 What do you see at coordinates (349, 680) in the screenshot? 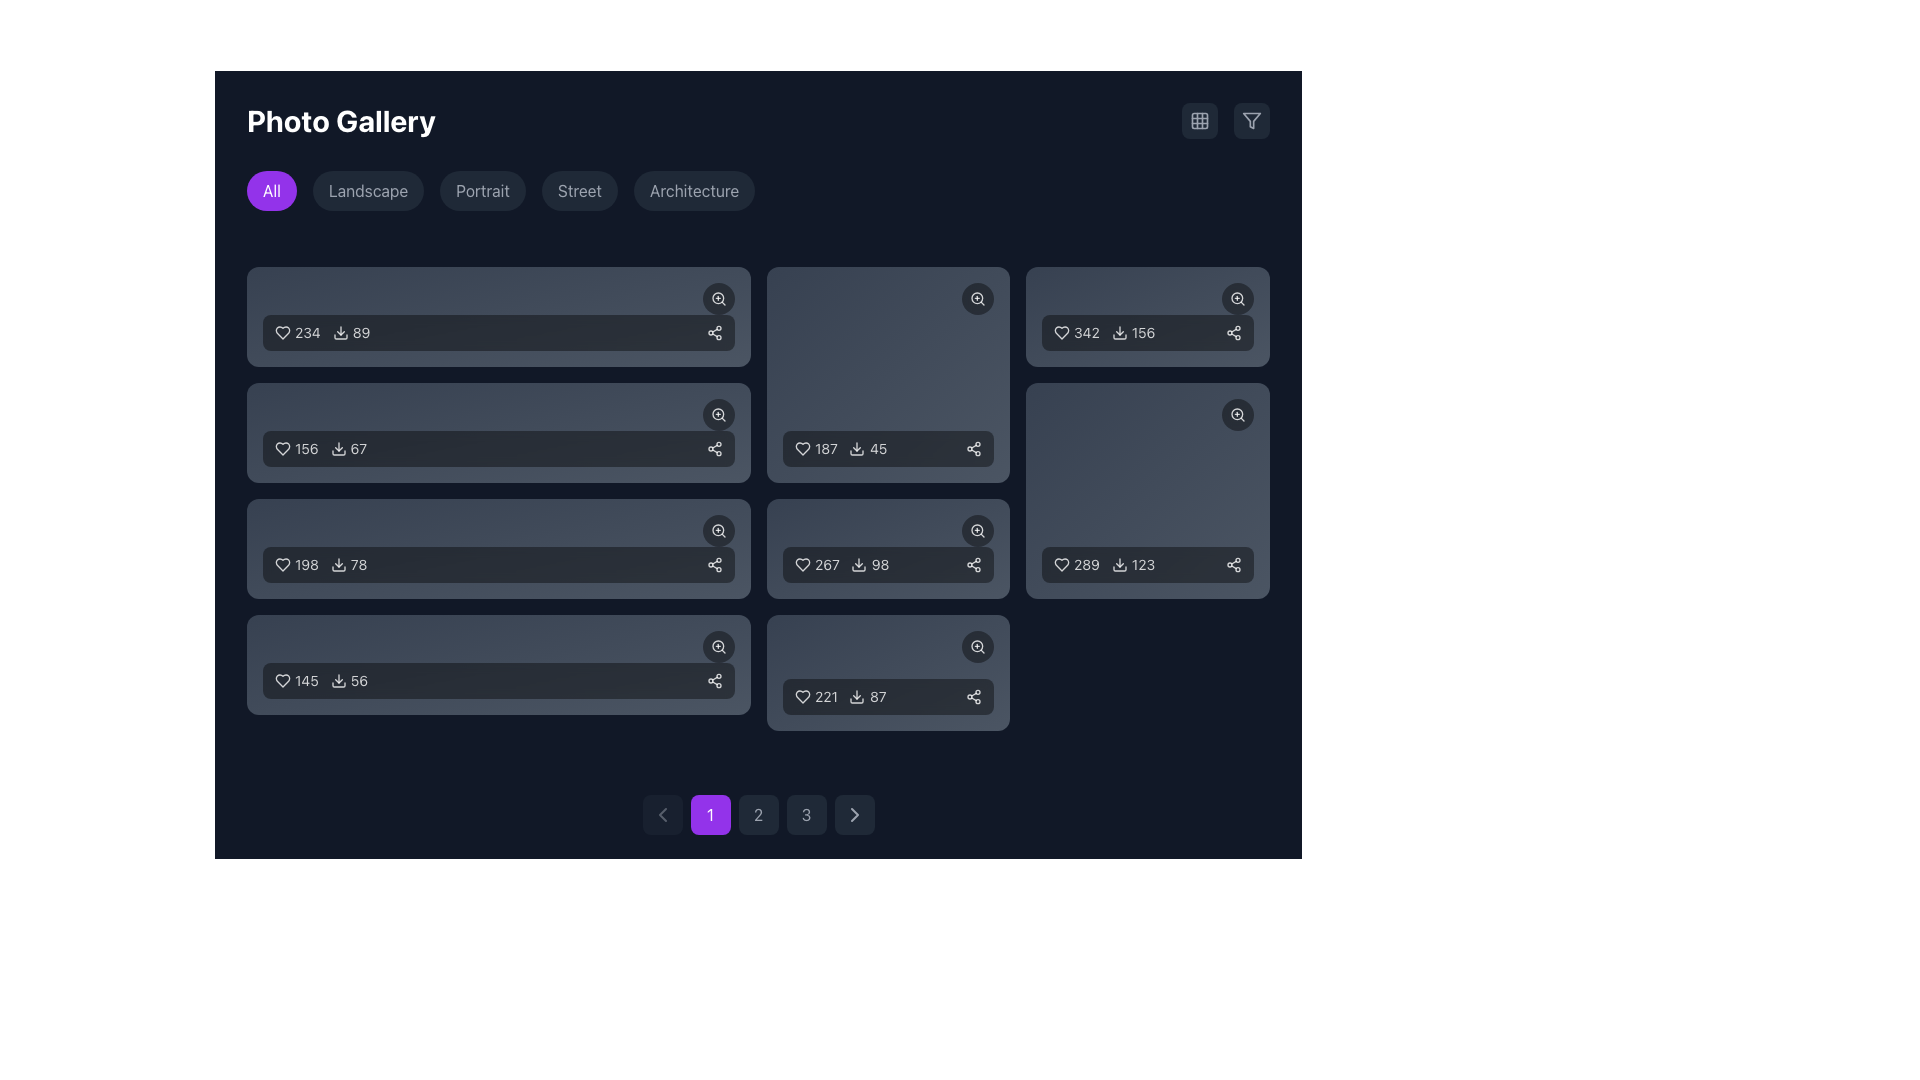
I see `the download icon and numerical value element located in the last row of the content grid, which is represented by a low opacity white color that becomes fully white on hover` at bounding box center [349, 680].